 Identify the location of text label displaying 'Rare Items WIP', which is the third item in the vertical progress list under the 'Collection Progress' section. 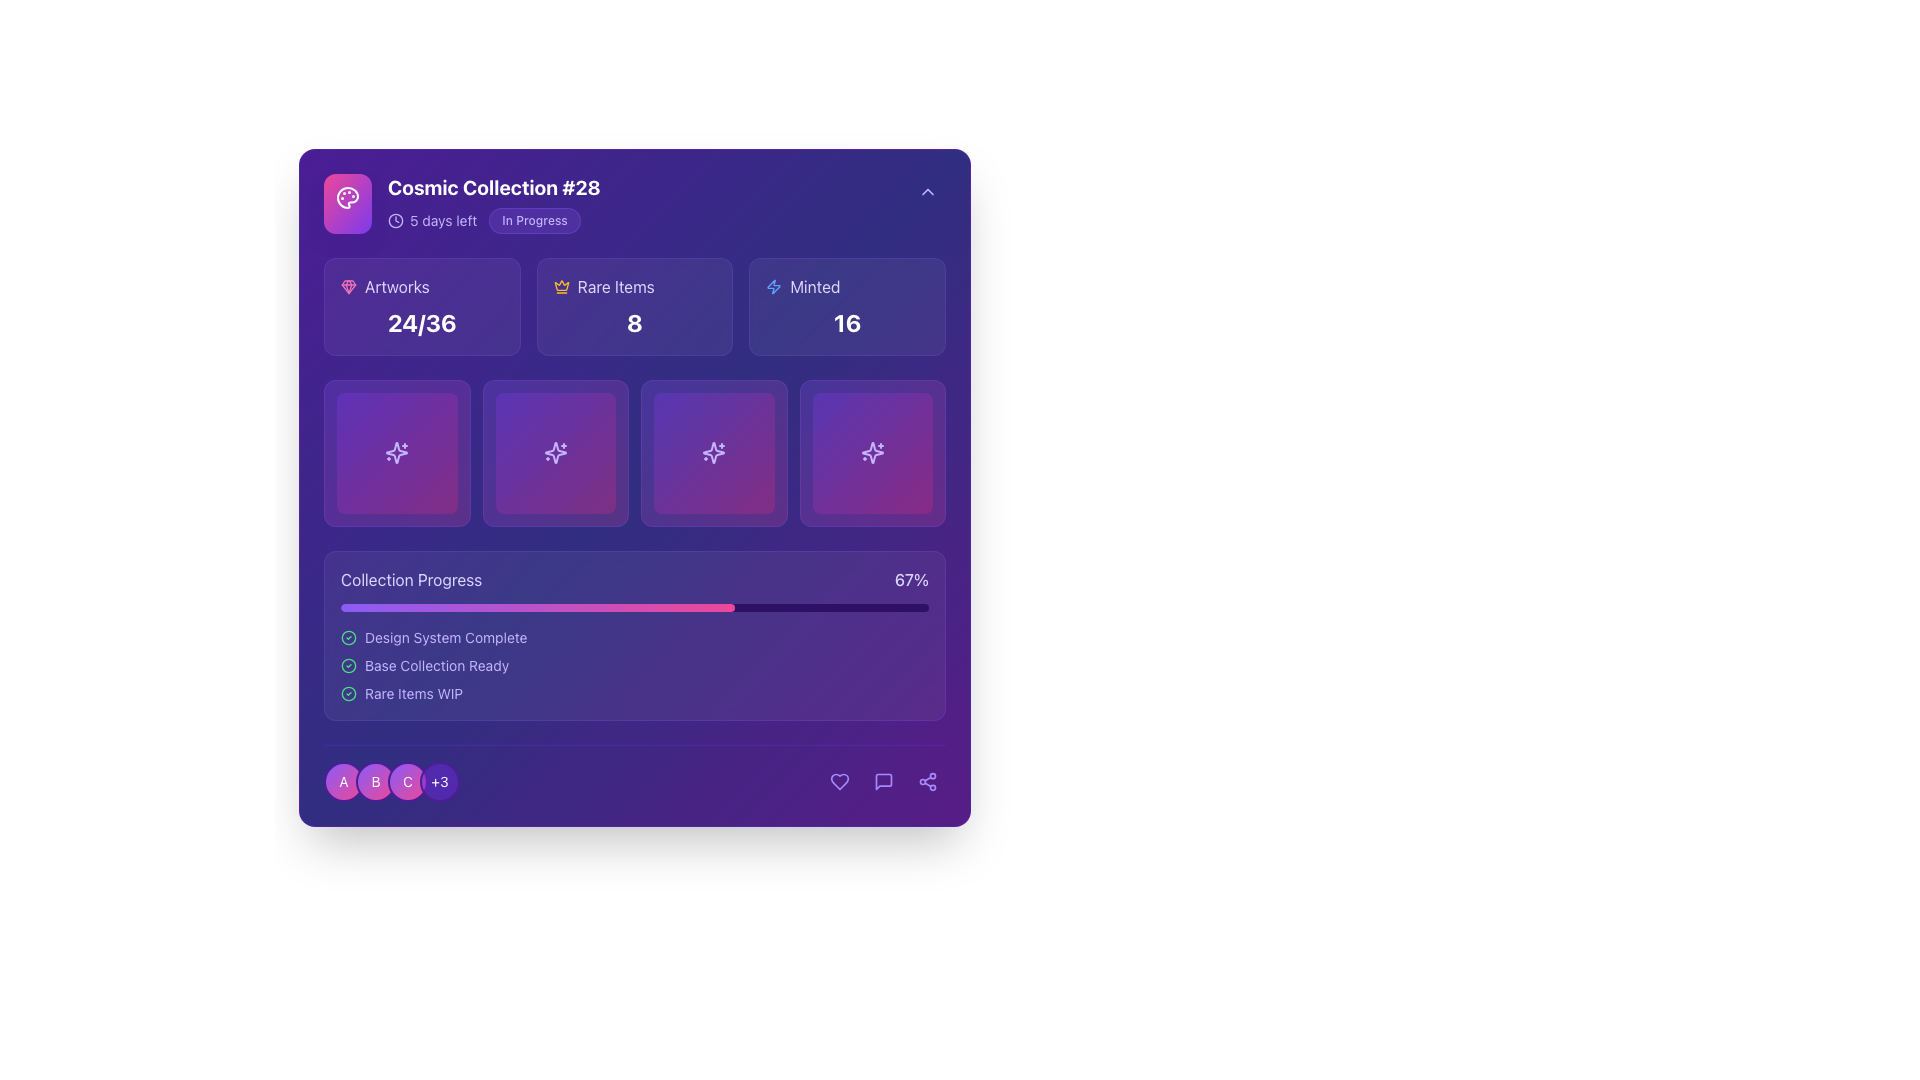
(413, 692).